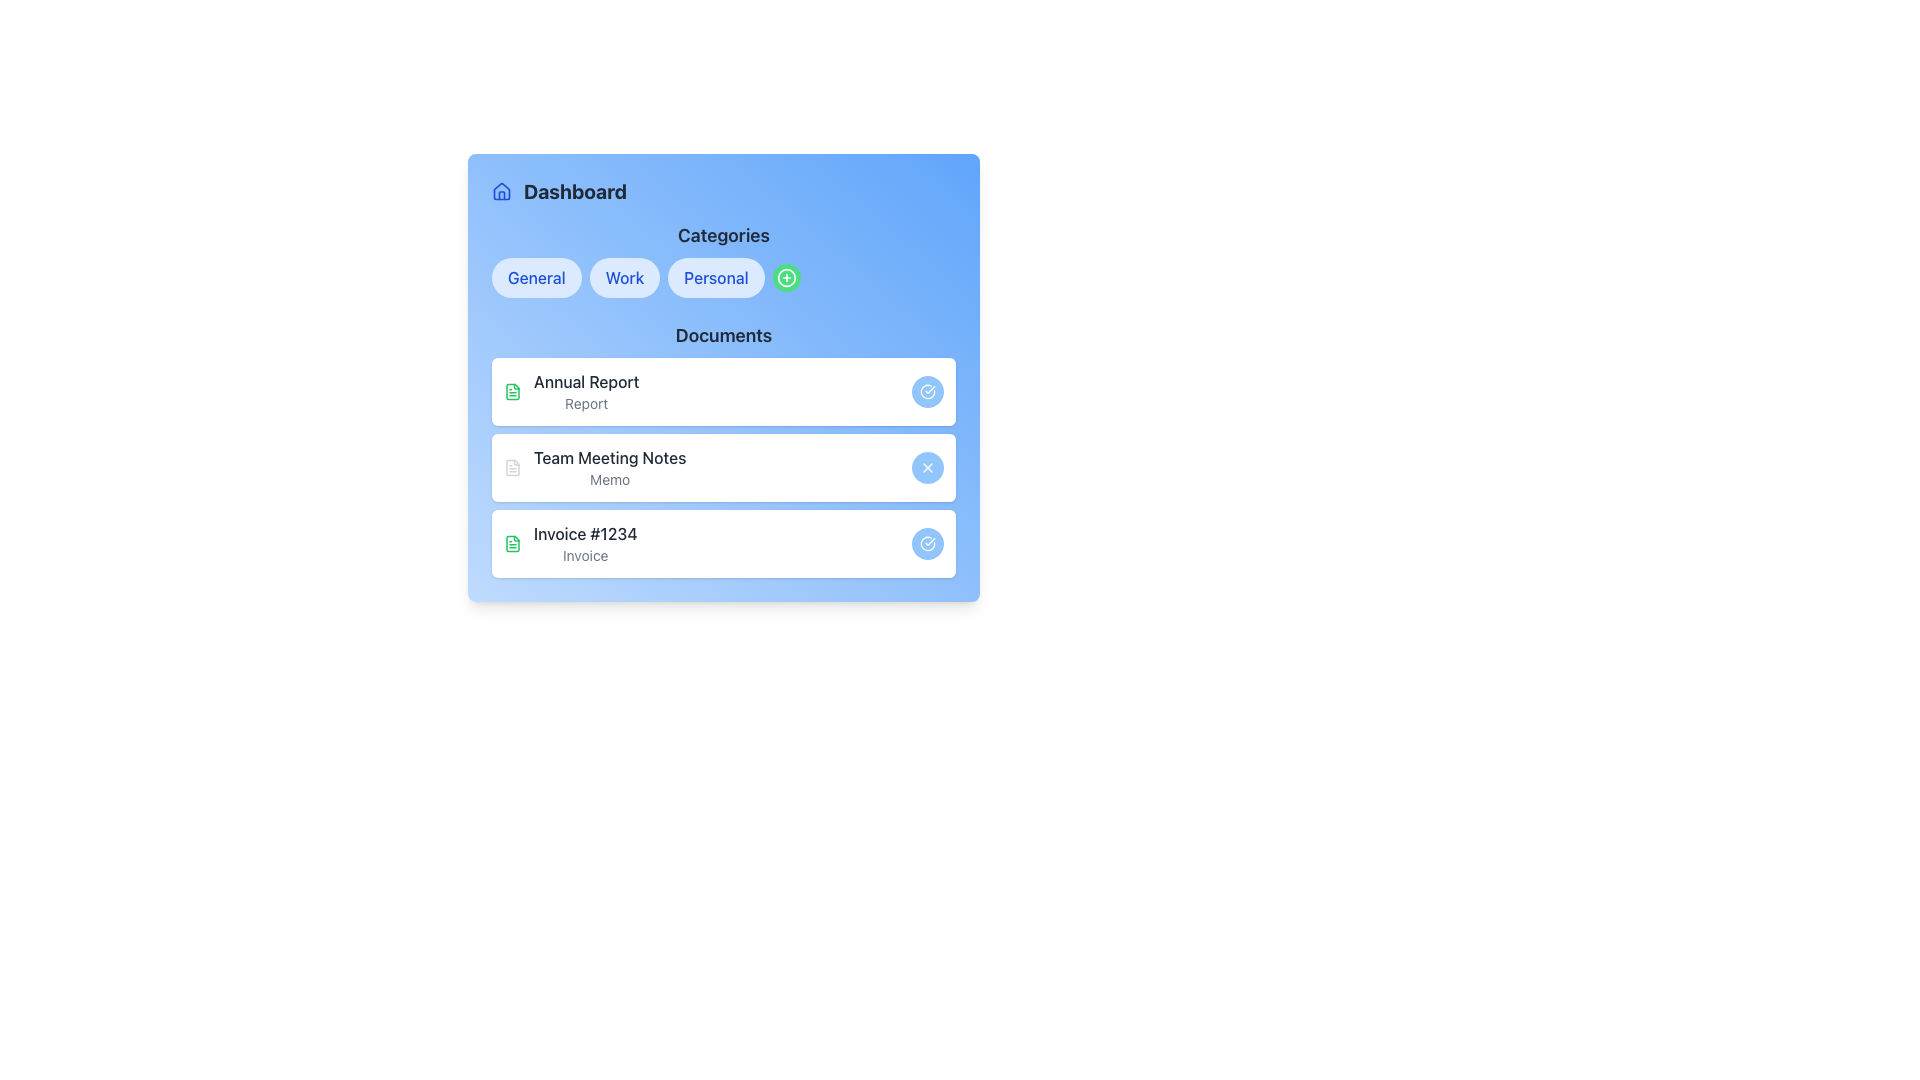 This screenshot has height=1080, width=1920. What do you see at coordinates (570, 392) in the screenshot?
I see `the Static Display Element (Document Entry) displaying 'Annual Report' with a green file icon on the left and a gray subtitle 'Report' below it` at bounding box center [570, 392].